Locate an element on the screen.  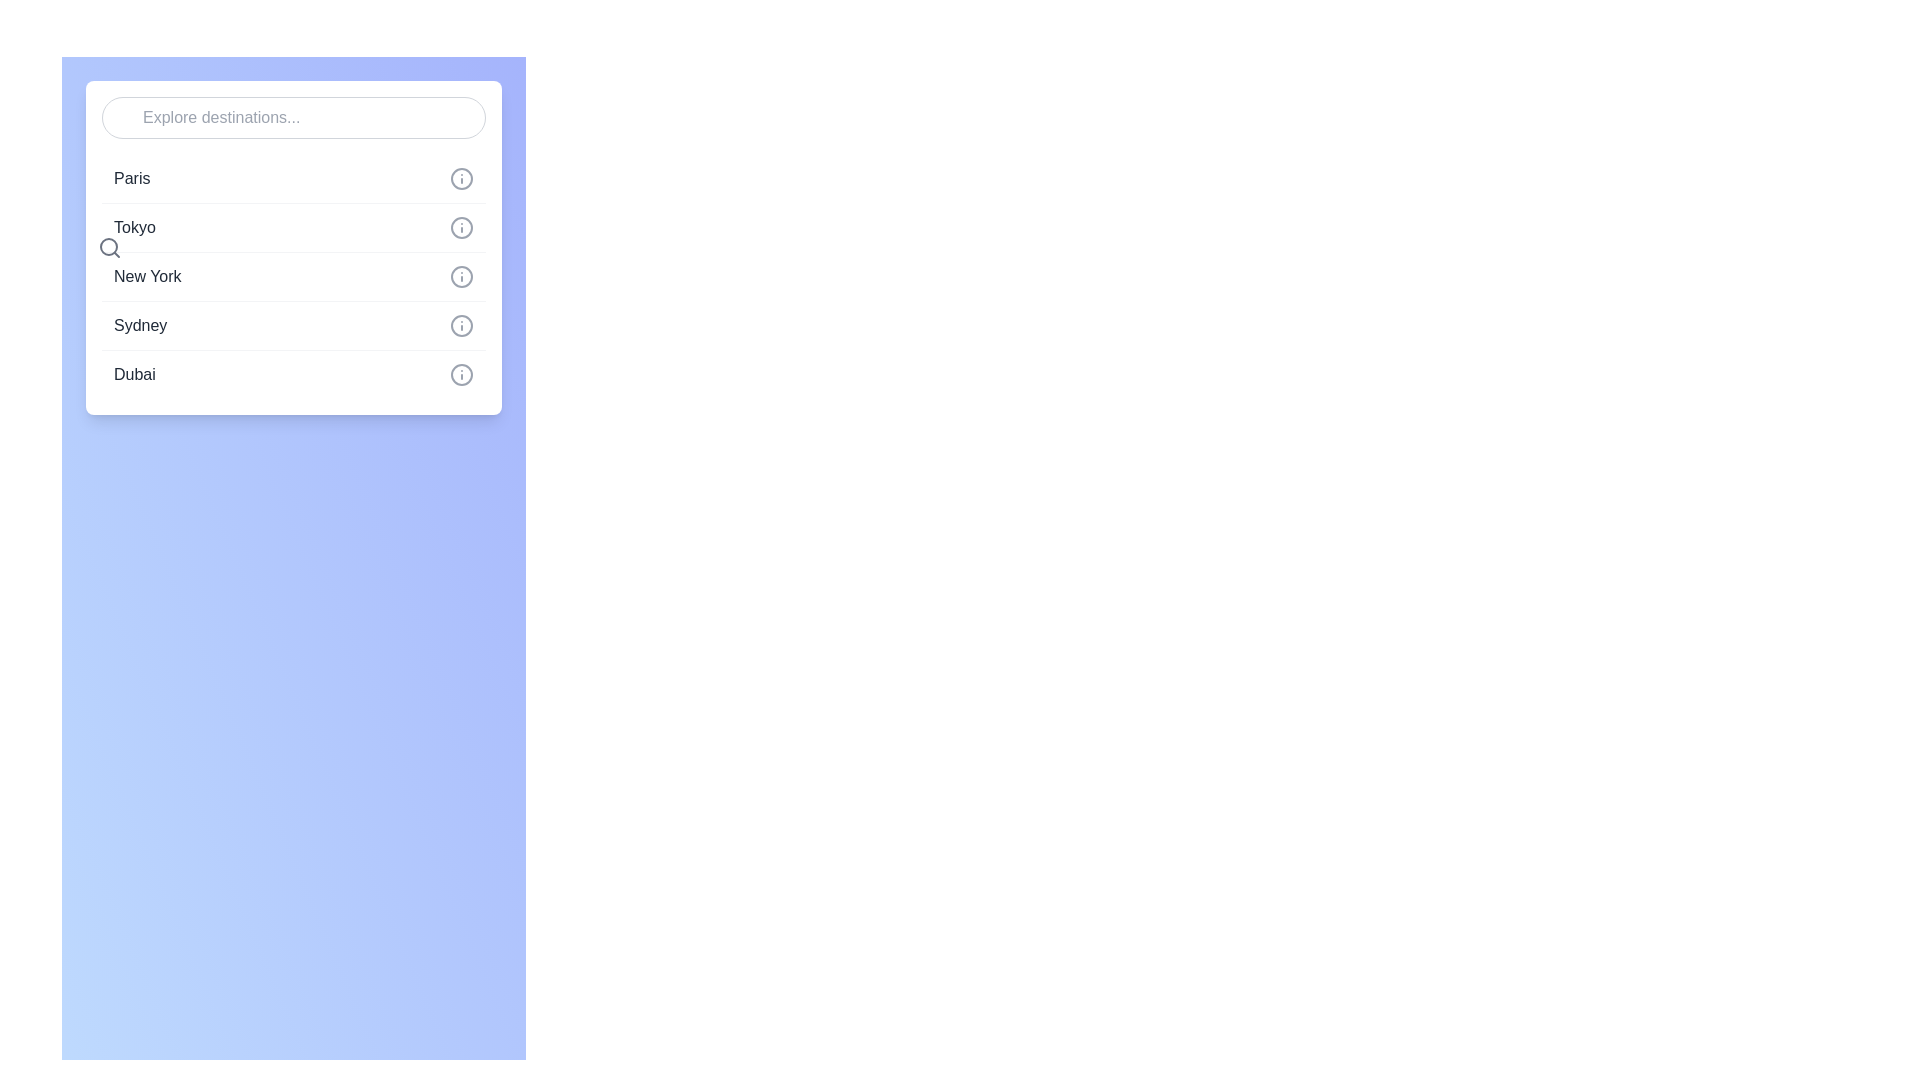
the selectable list option labeled 'New York', which is the third item in the vertically stacked list is located at coordinates (292, 276).